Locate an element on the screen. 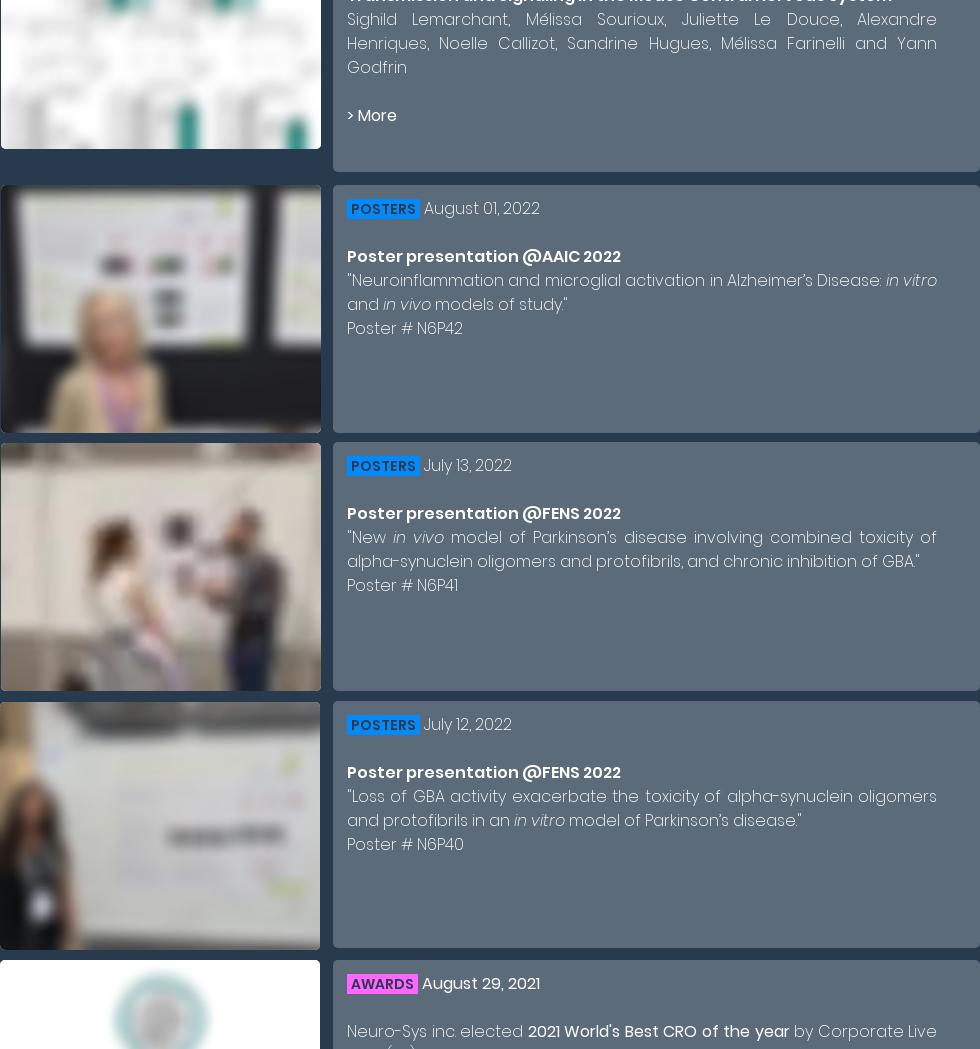 This screenshot has height=1049, width=980. 'and' is located at coordinates (364, 304).